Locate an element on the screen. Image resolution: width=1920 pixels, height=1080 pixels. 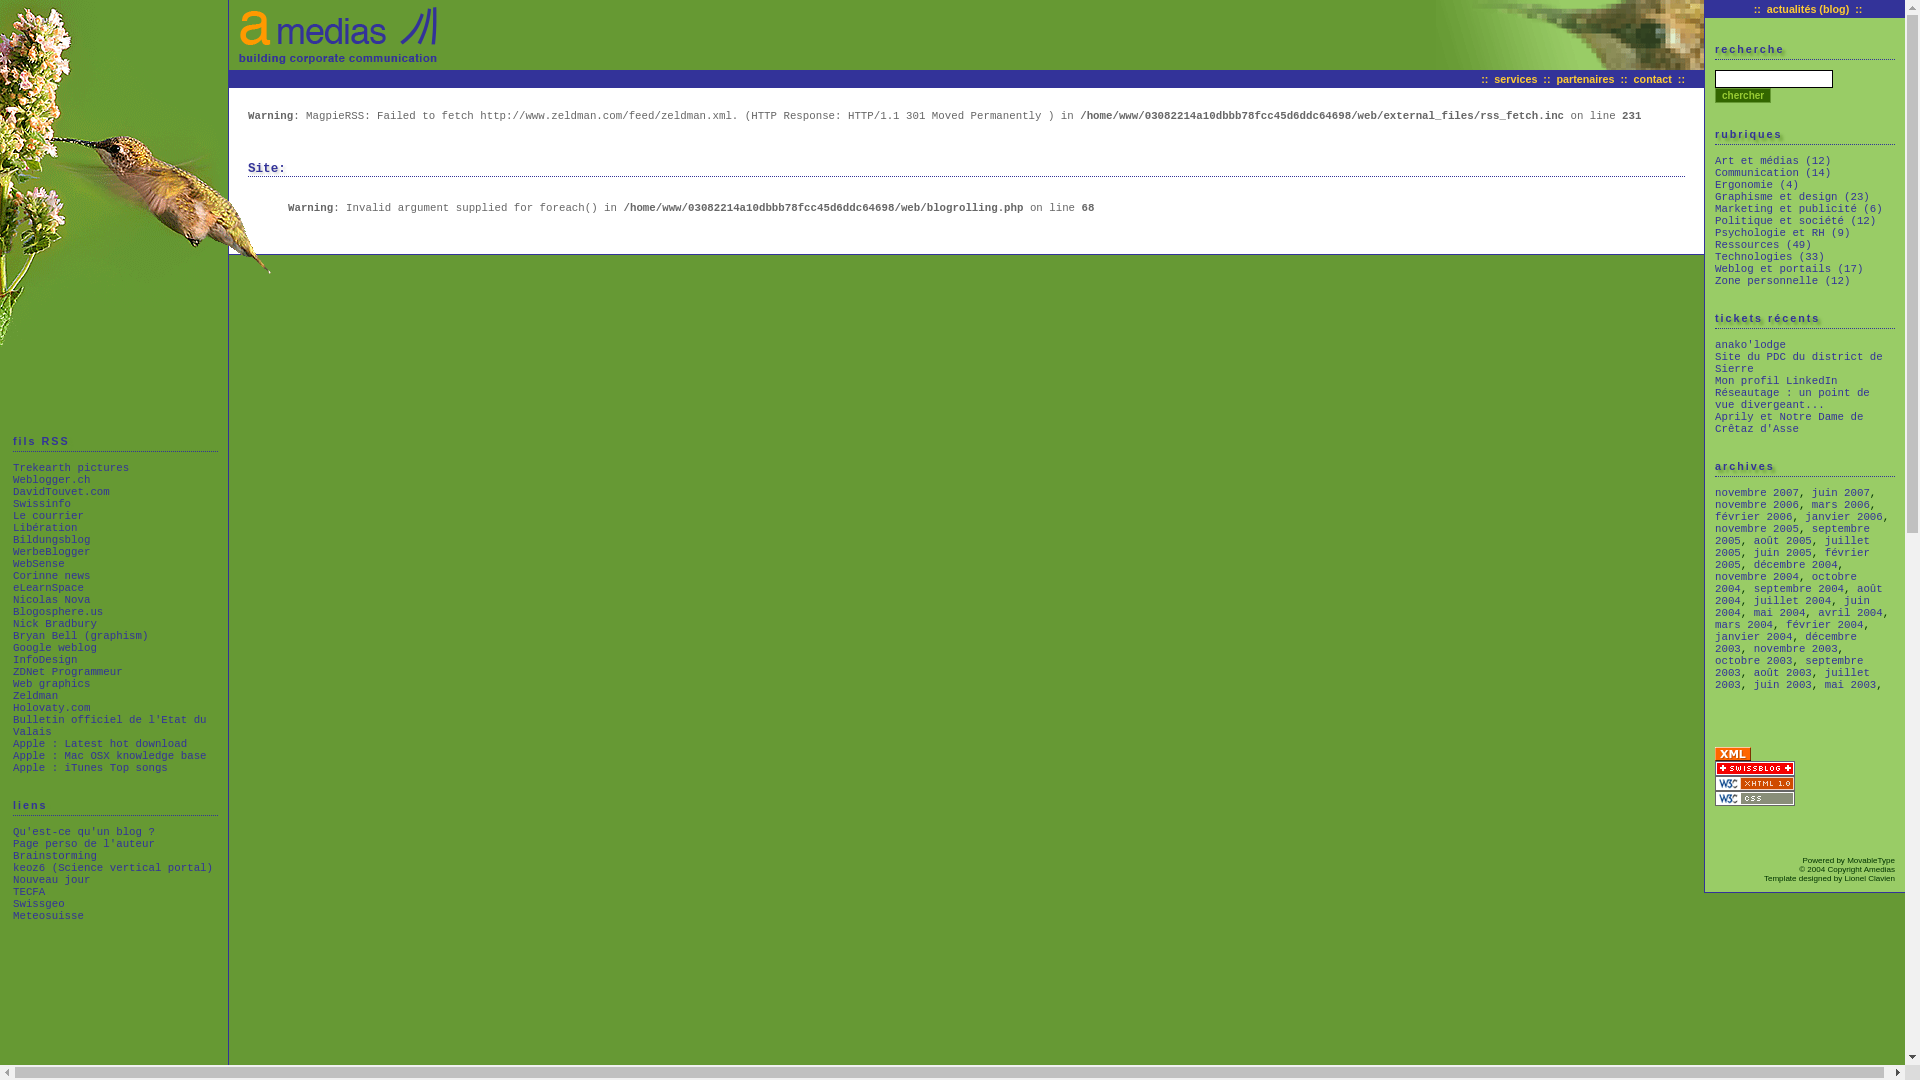
'keoz6 (Science vertical portal)' is located at coordinates (112, 866).